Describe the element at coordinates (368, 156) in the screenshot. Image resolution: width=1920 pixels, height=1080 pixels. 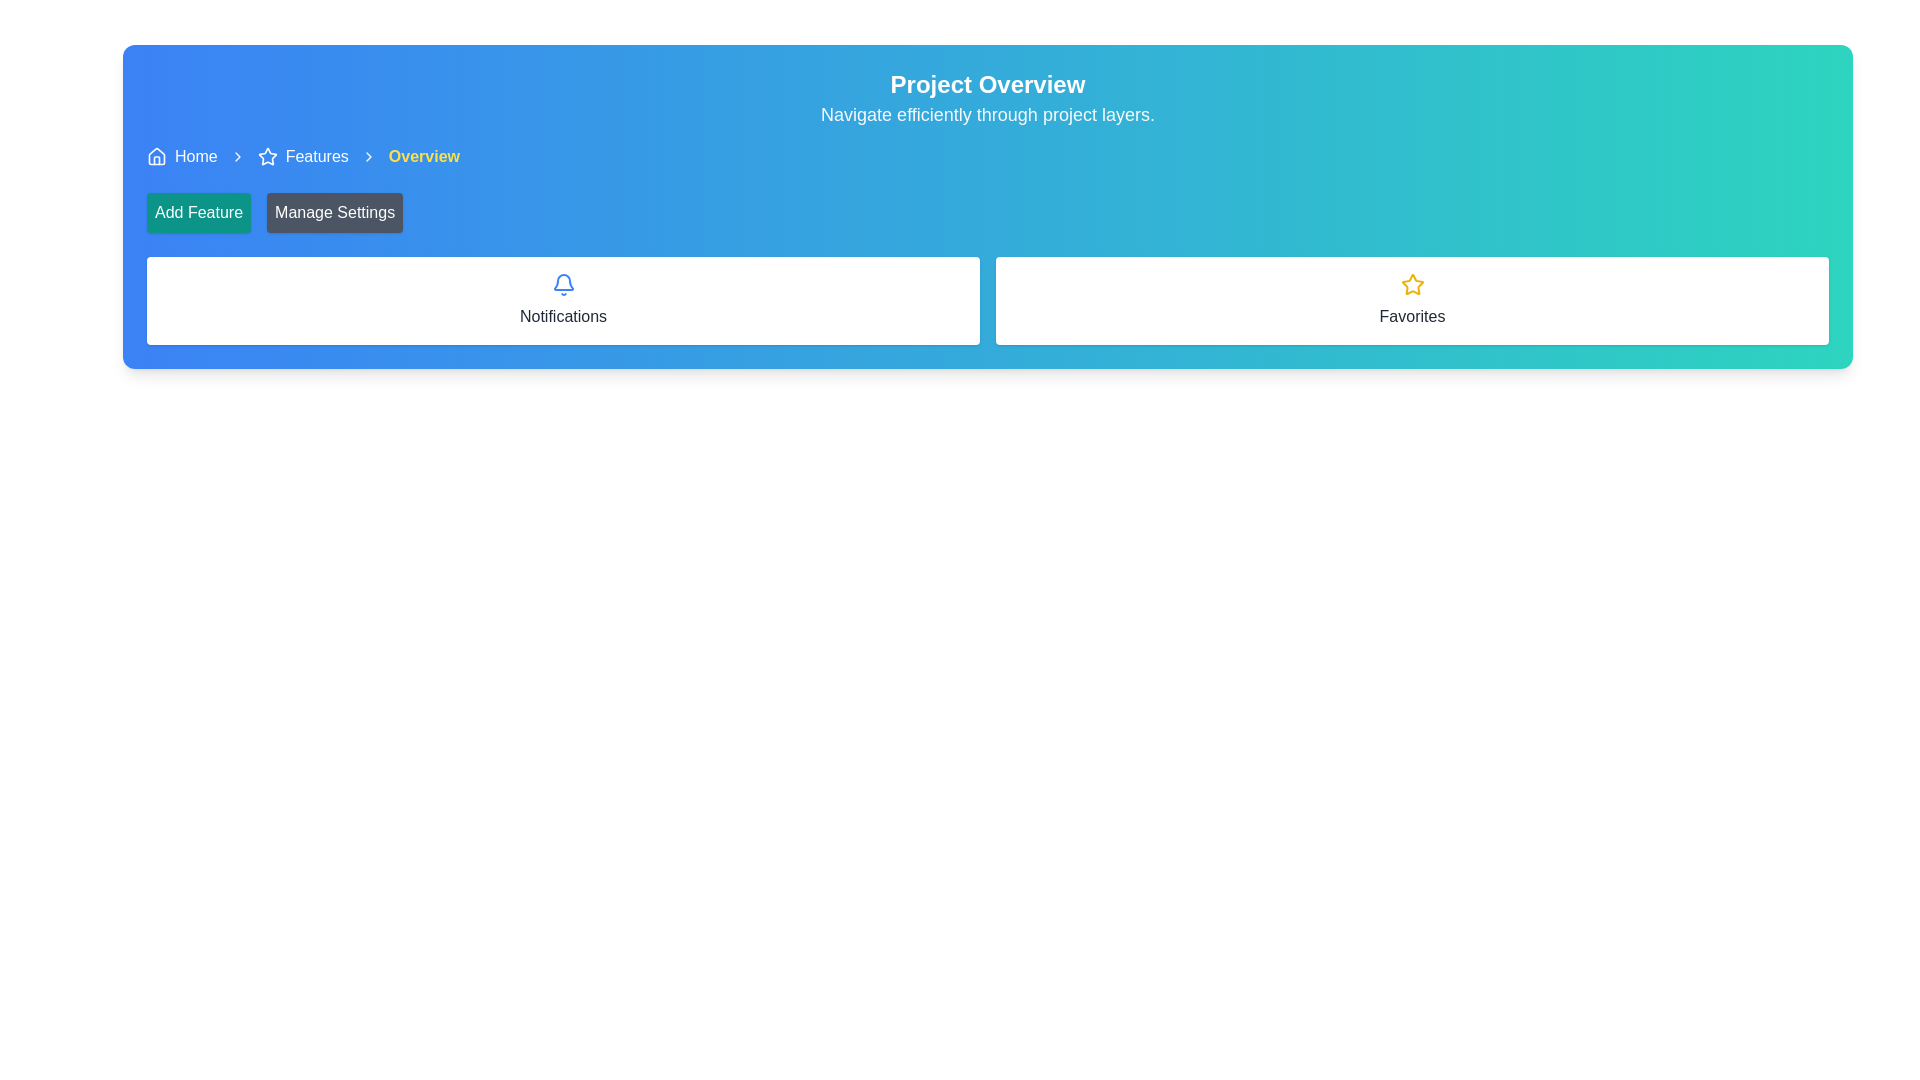
I see `icon separator in the breadcrumb navigation bar located between 'Features' and 'Overview'` at that location.